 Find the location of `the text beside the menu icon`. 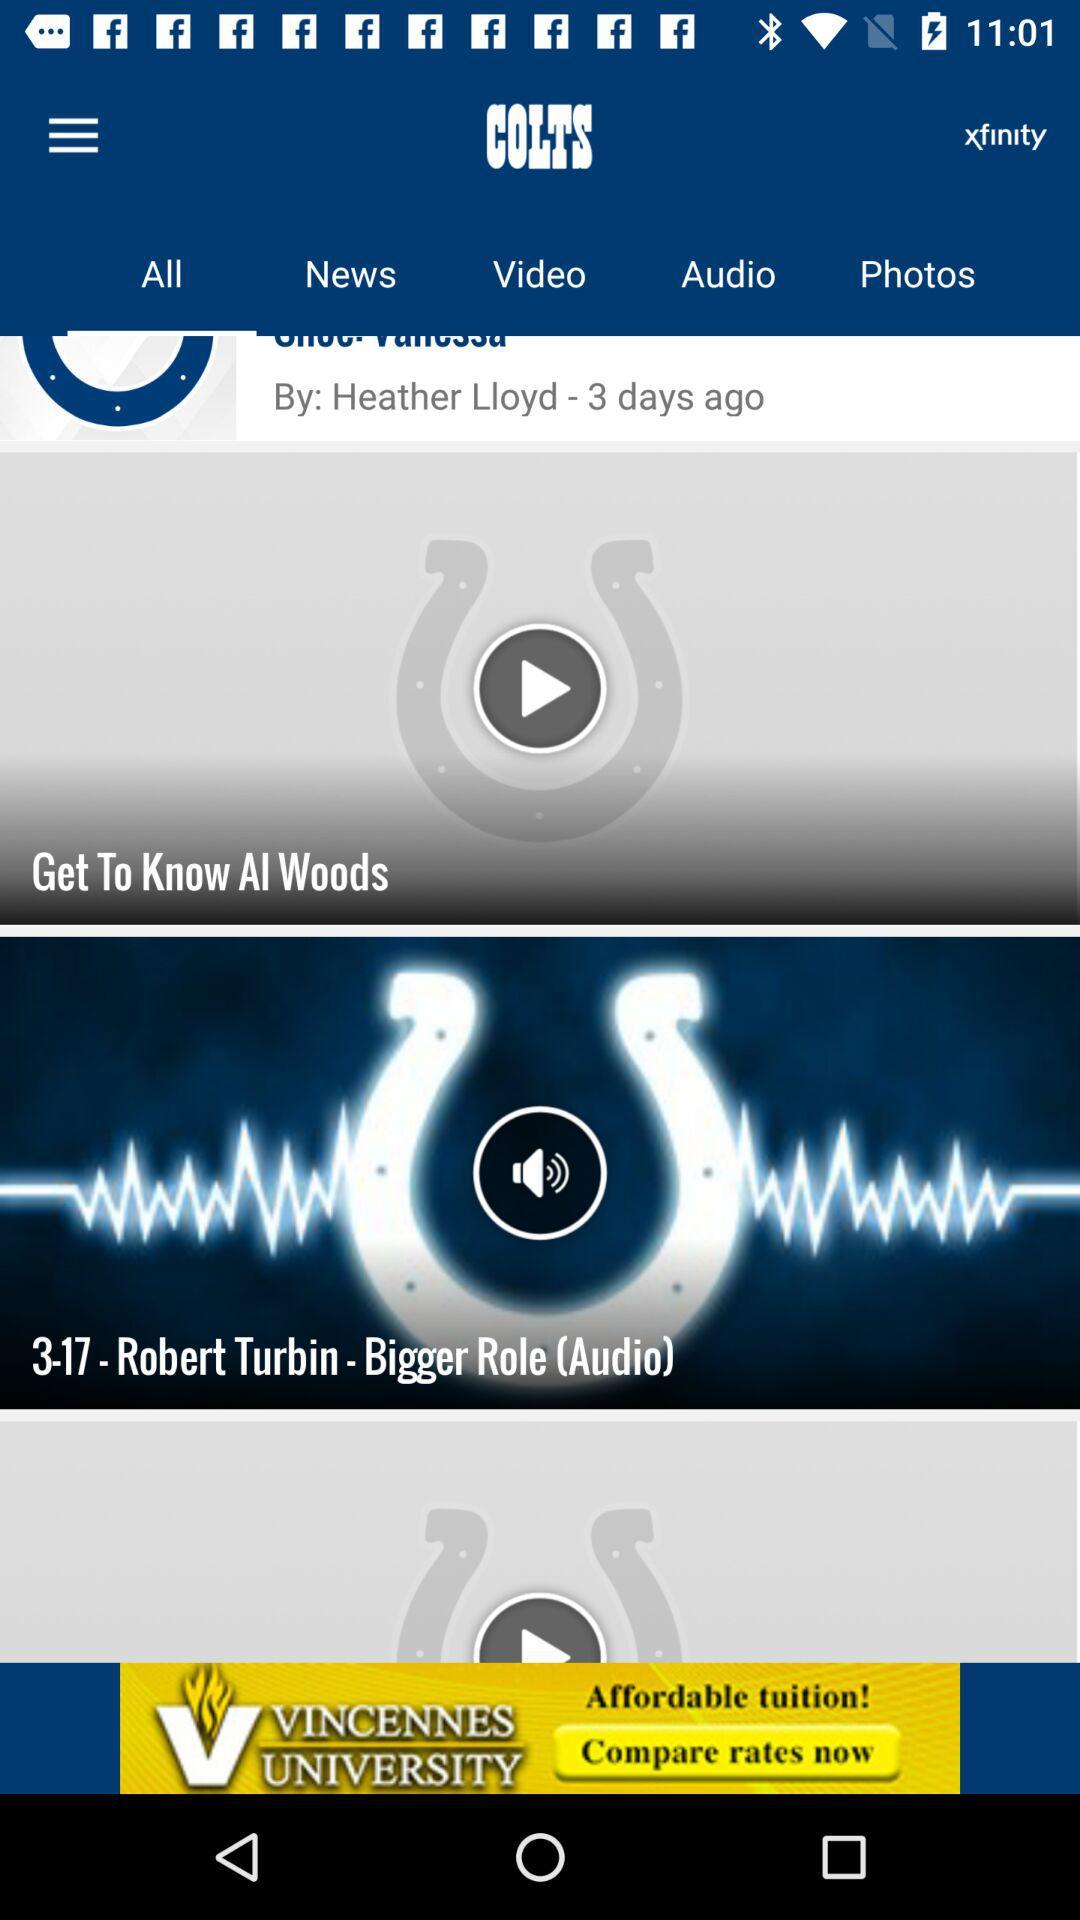

the text beside the menu icon is located at coordinates (540, 134).